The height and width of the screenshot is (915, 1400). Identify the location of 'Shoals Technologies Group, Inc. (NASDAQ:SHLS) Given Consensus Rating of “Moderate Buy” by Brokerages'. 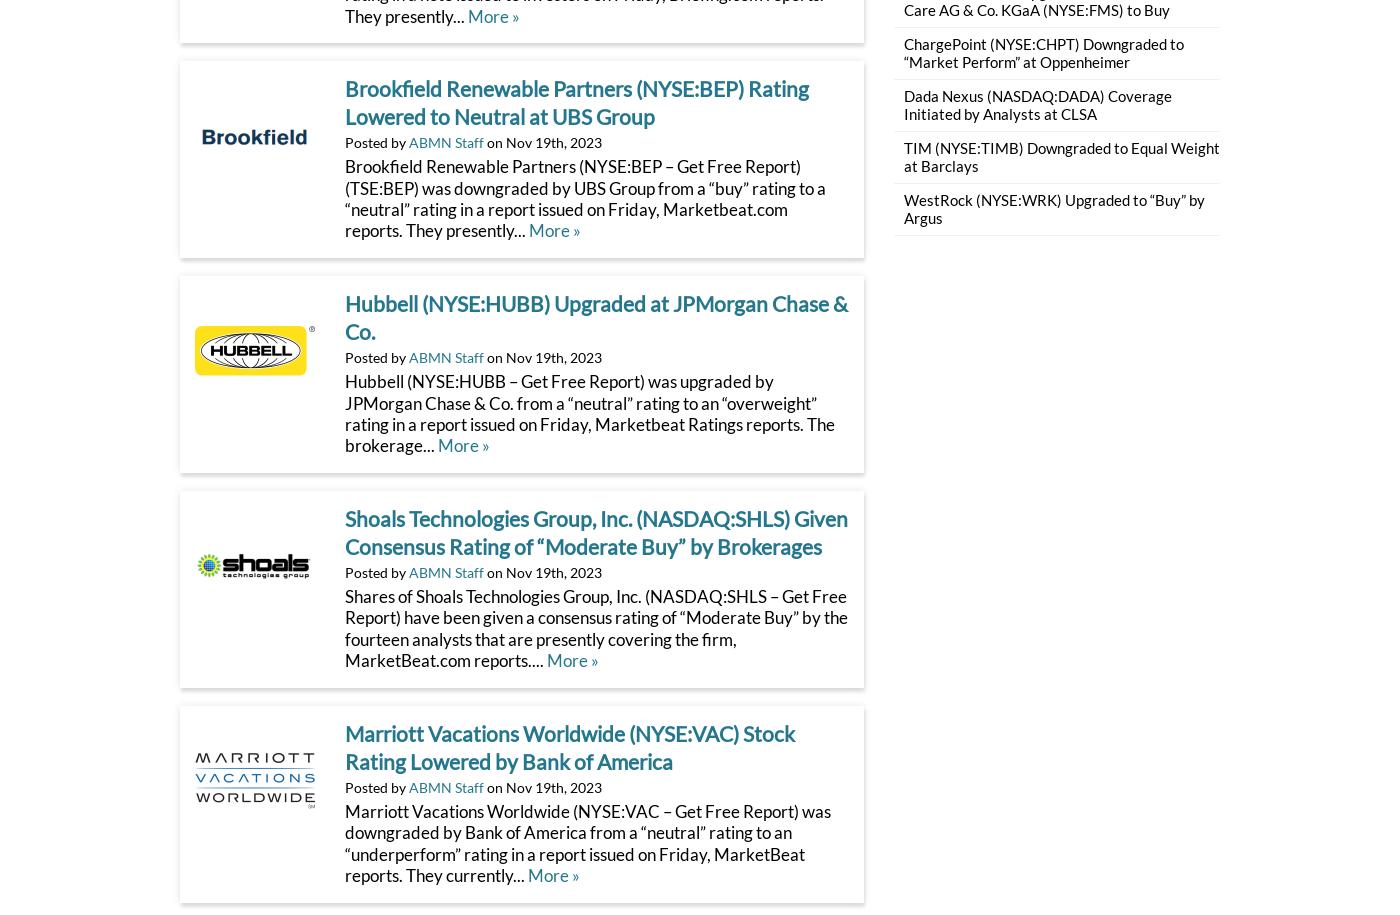
(344, 531).